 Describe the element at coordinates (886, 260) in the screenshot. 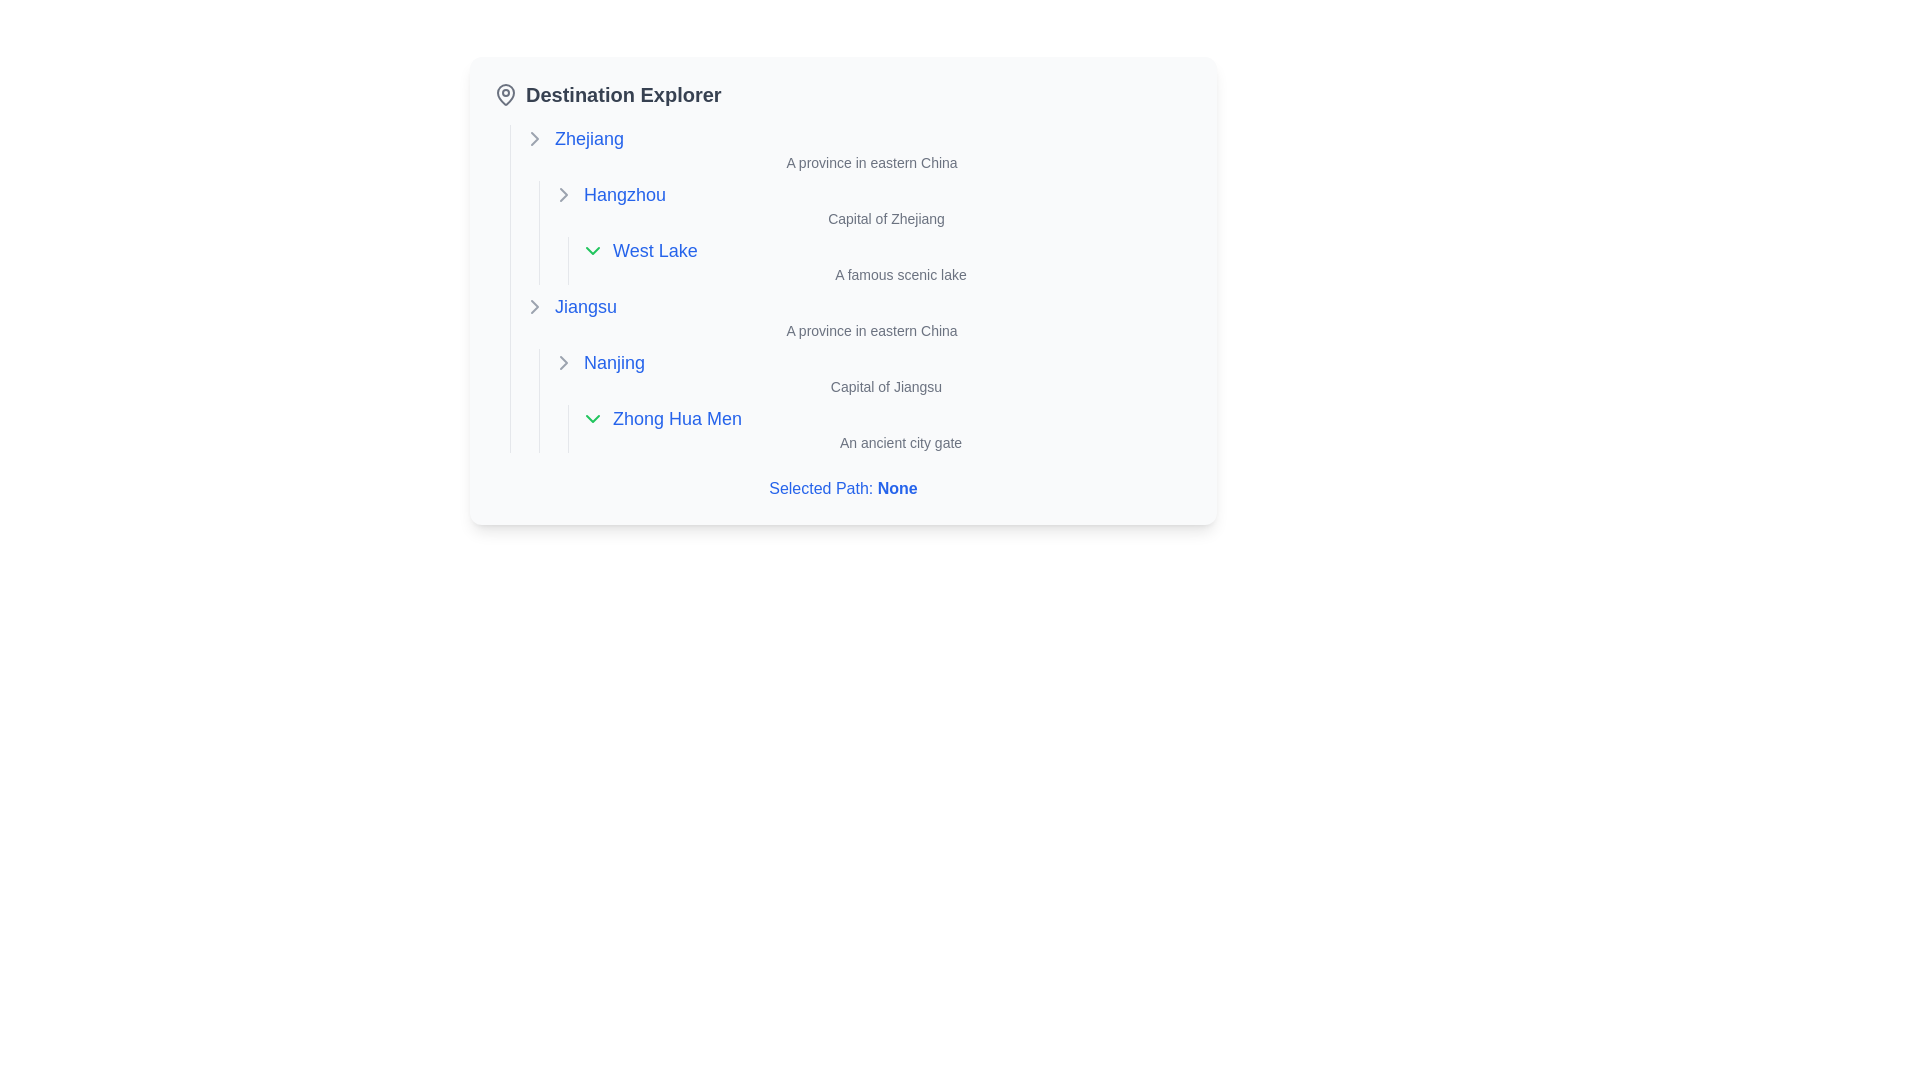

I see `description text of the Composite text block containing the hyperlink 'West Lake' and the description 'A famous scenic lake', located within the 'Destination Explorer' tree view under 'Hangzhou'` at that location.